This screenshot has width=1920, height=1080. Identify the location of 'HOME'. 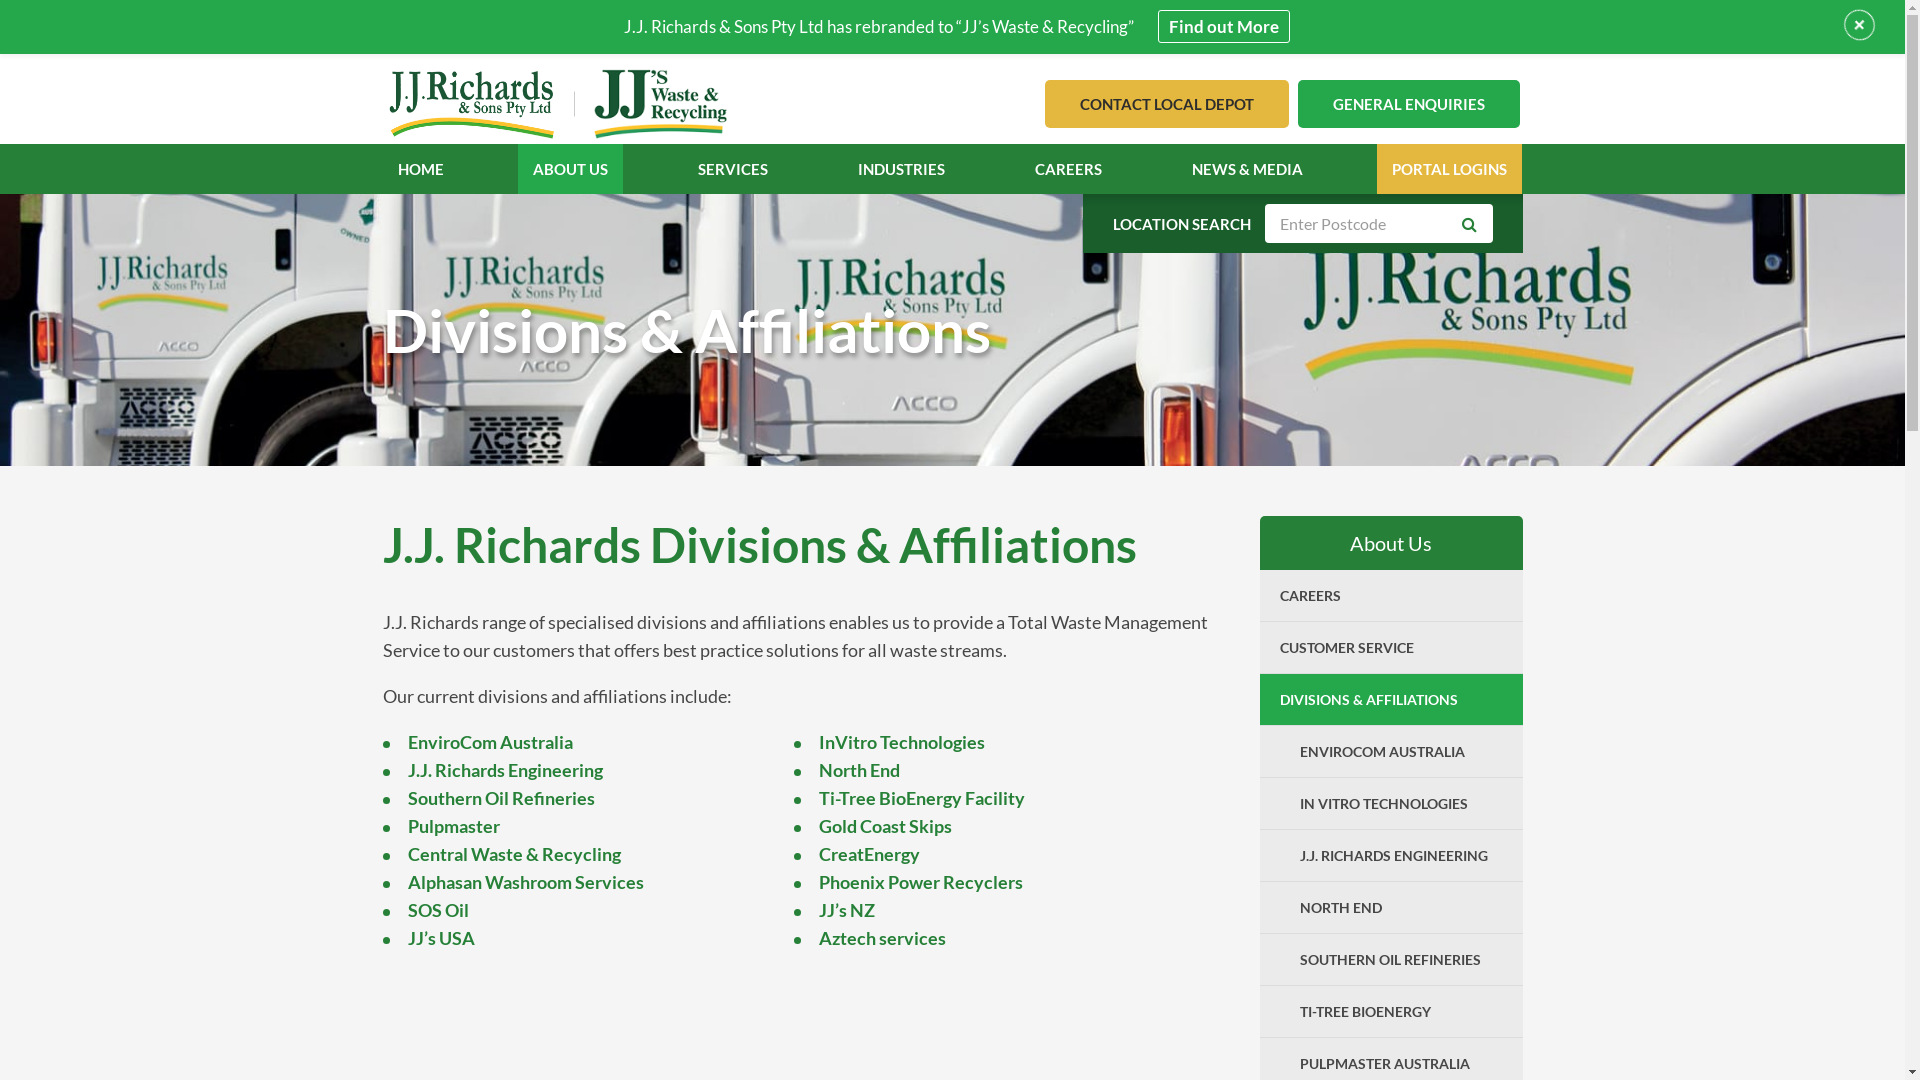
(420, 168).